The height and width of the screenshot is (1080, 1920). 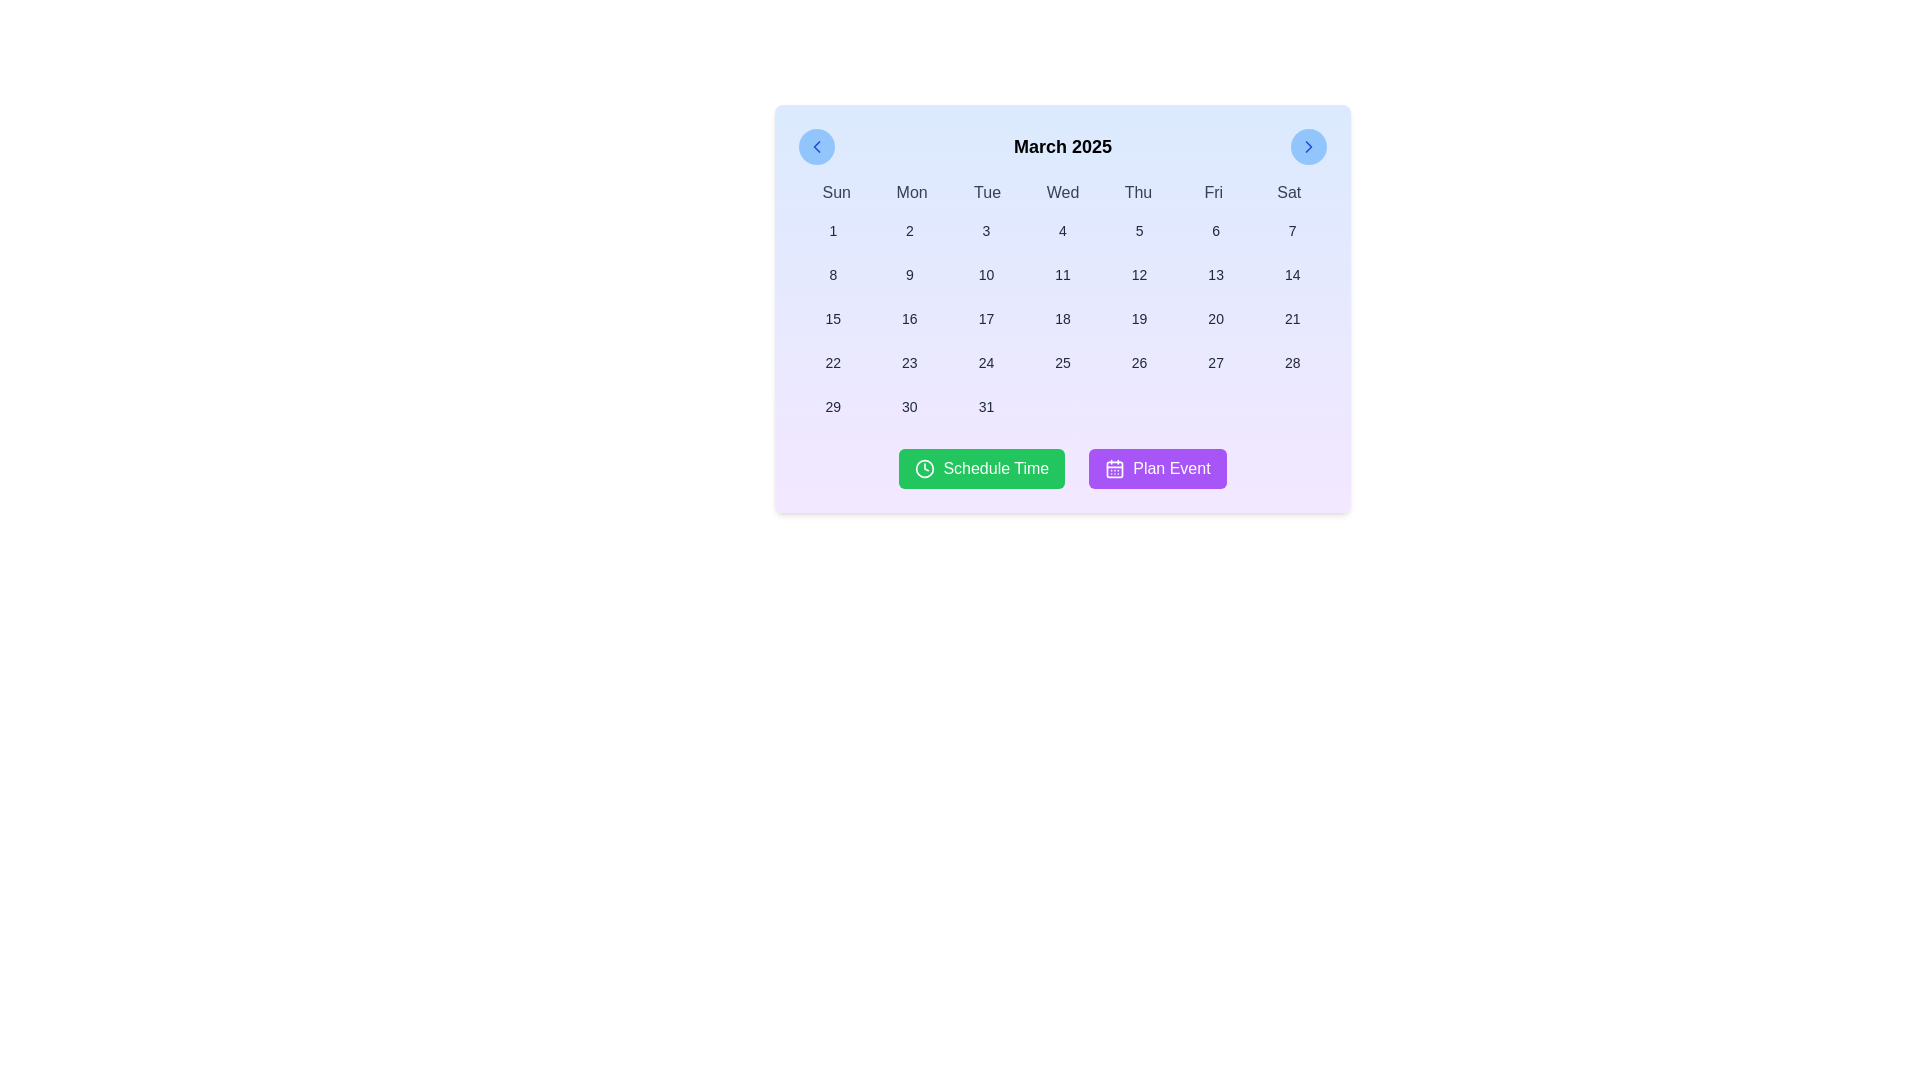 What do you see at coordinates (1139, 318) in the screenshot?
I see `the button labeled '19' in the calendar grid for March 2025` at bounding box center [1139, 318].